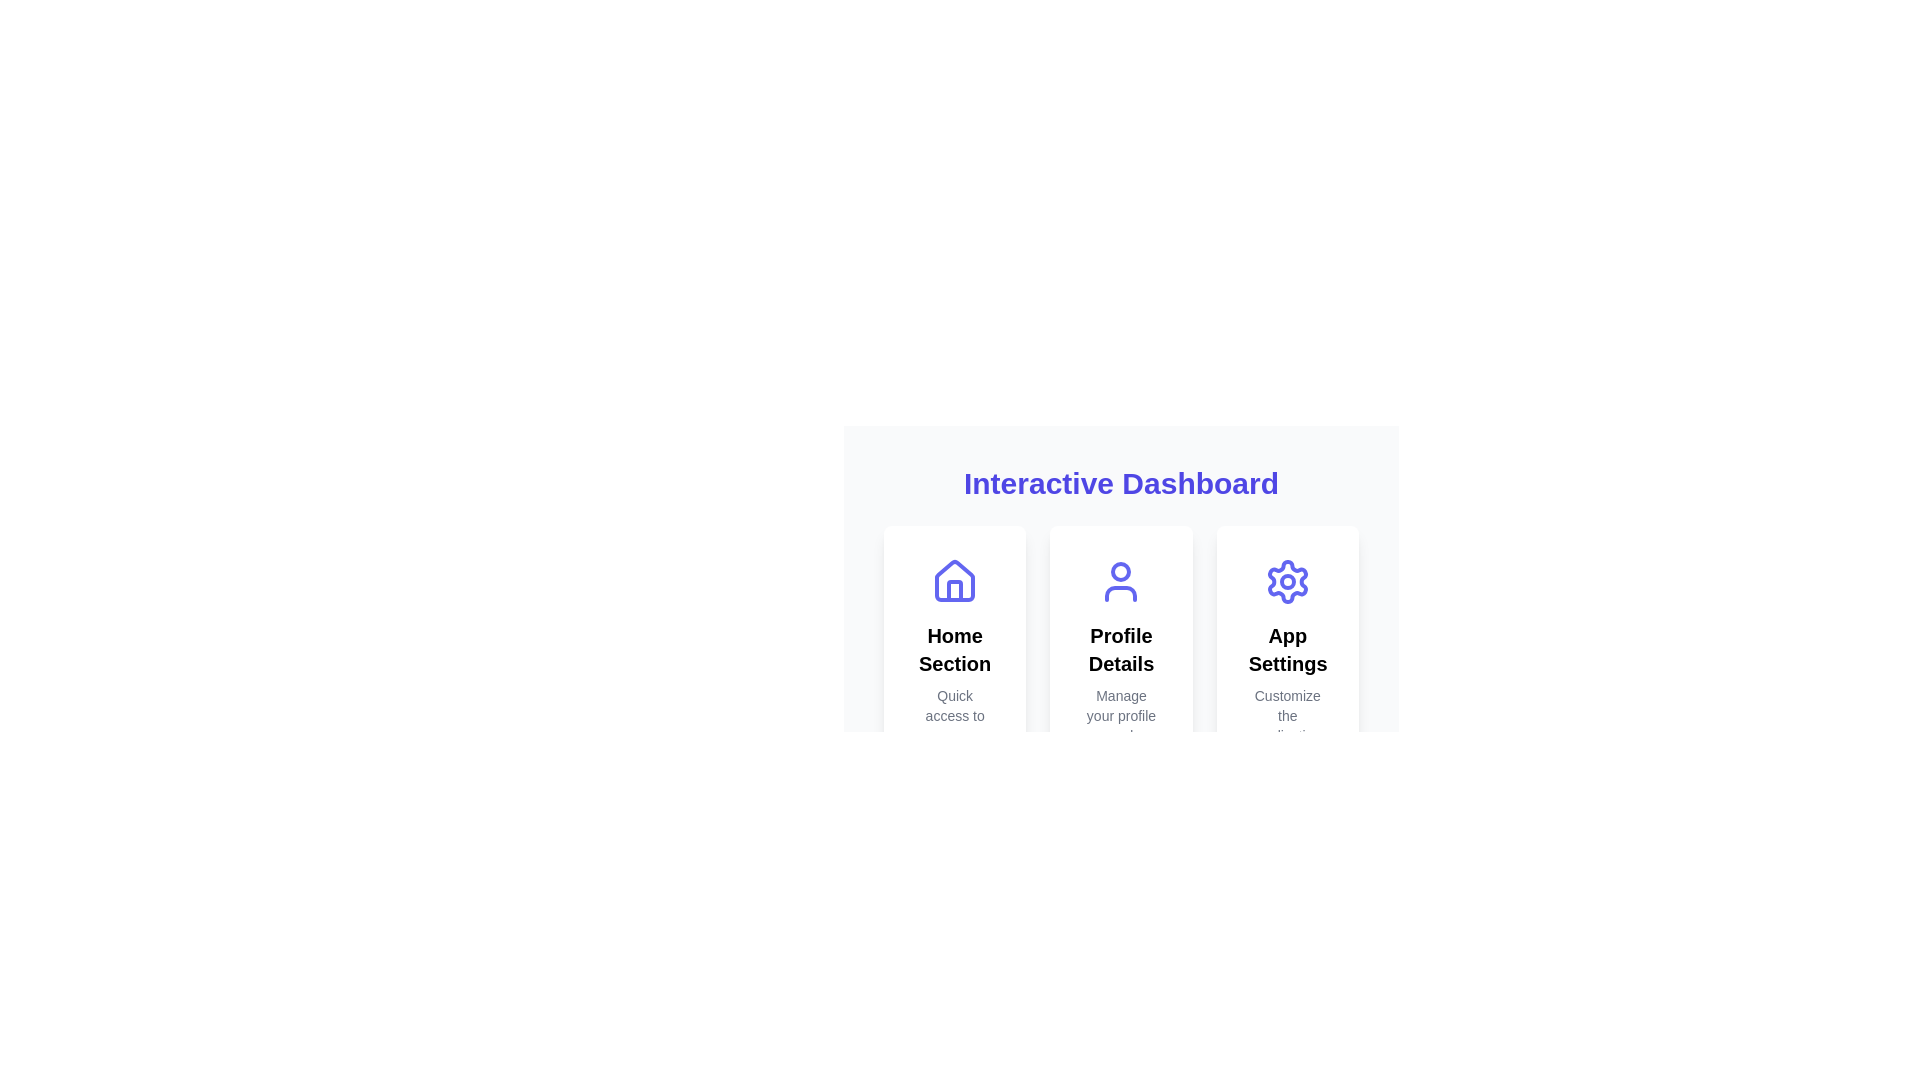  I want to click on the second card in the grid layout, which features a white background, a centered indigo user icon, and the text 'Profile Details' and 'Manage your profile and preferences.', so click(1121, 681).